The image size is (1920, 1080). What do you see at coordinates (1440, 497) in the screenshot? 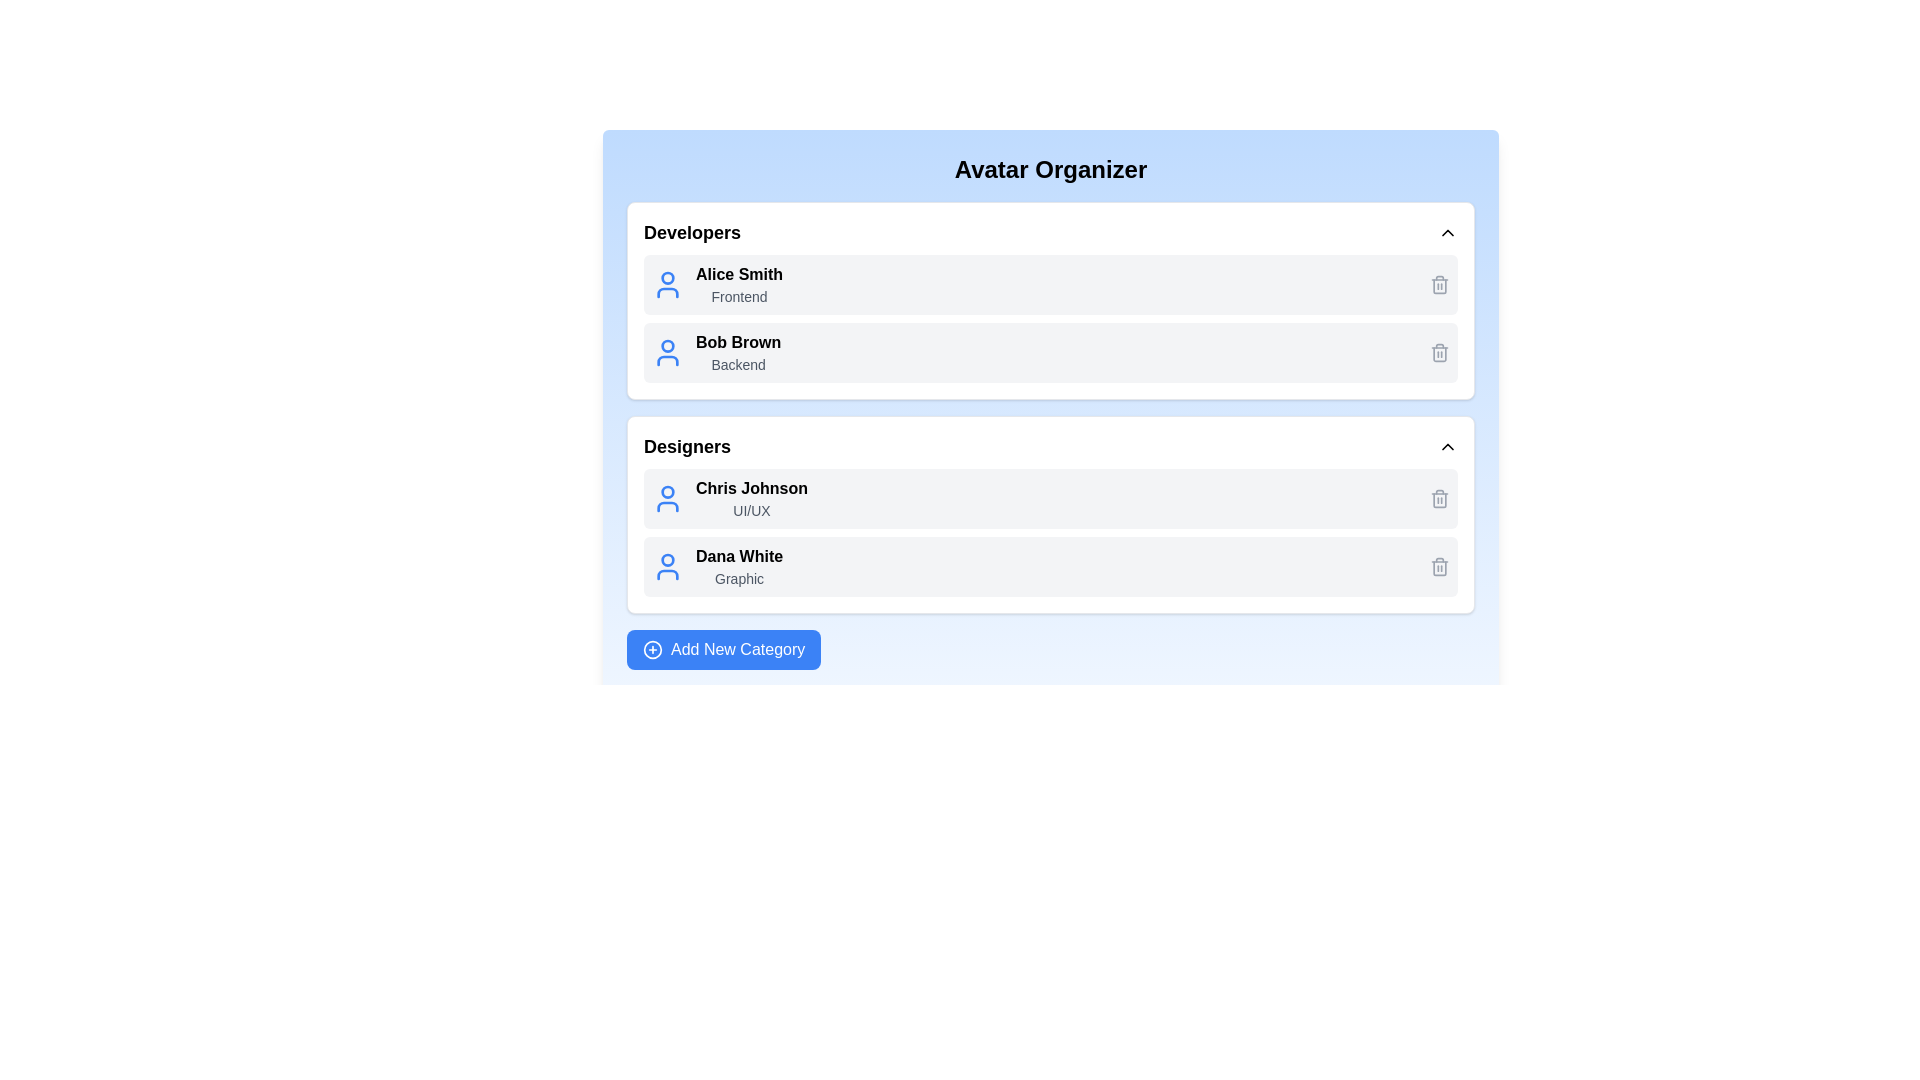
I see `the trash icon button located in the top-right corner of the 'Designers' section's card for 'Chris Johnson' with the title 'UI/UX' to initiate a delete action` at bounding box center [1440, 497].